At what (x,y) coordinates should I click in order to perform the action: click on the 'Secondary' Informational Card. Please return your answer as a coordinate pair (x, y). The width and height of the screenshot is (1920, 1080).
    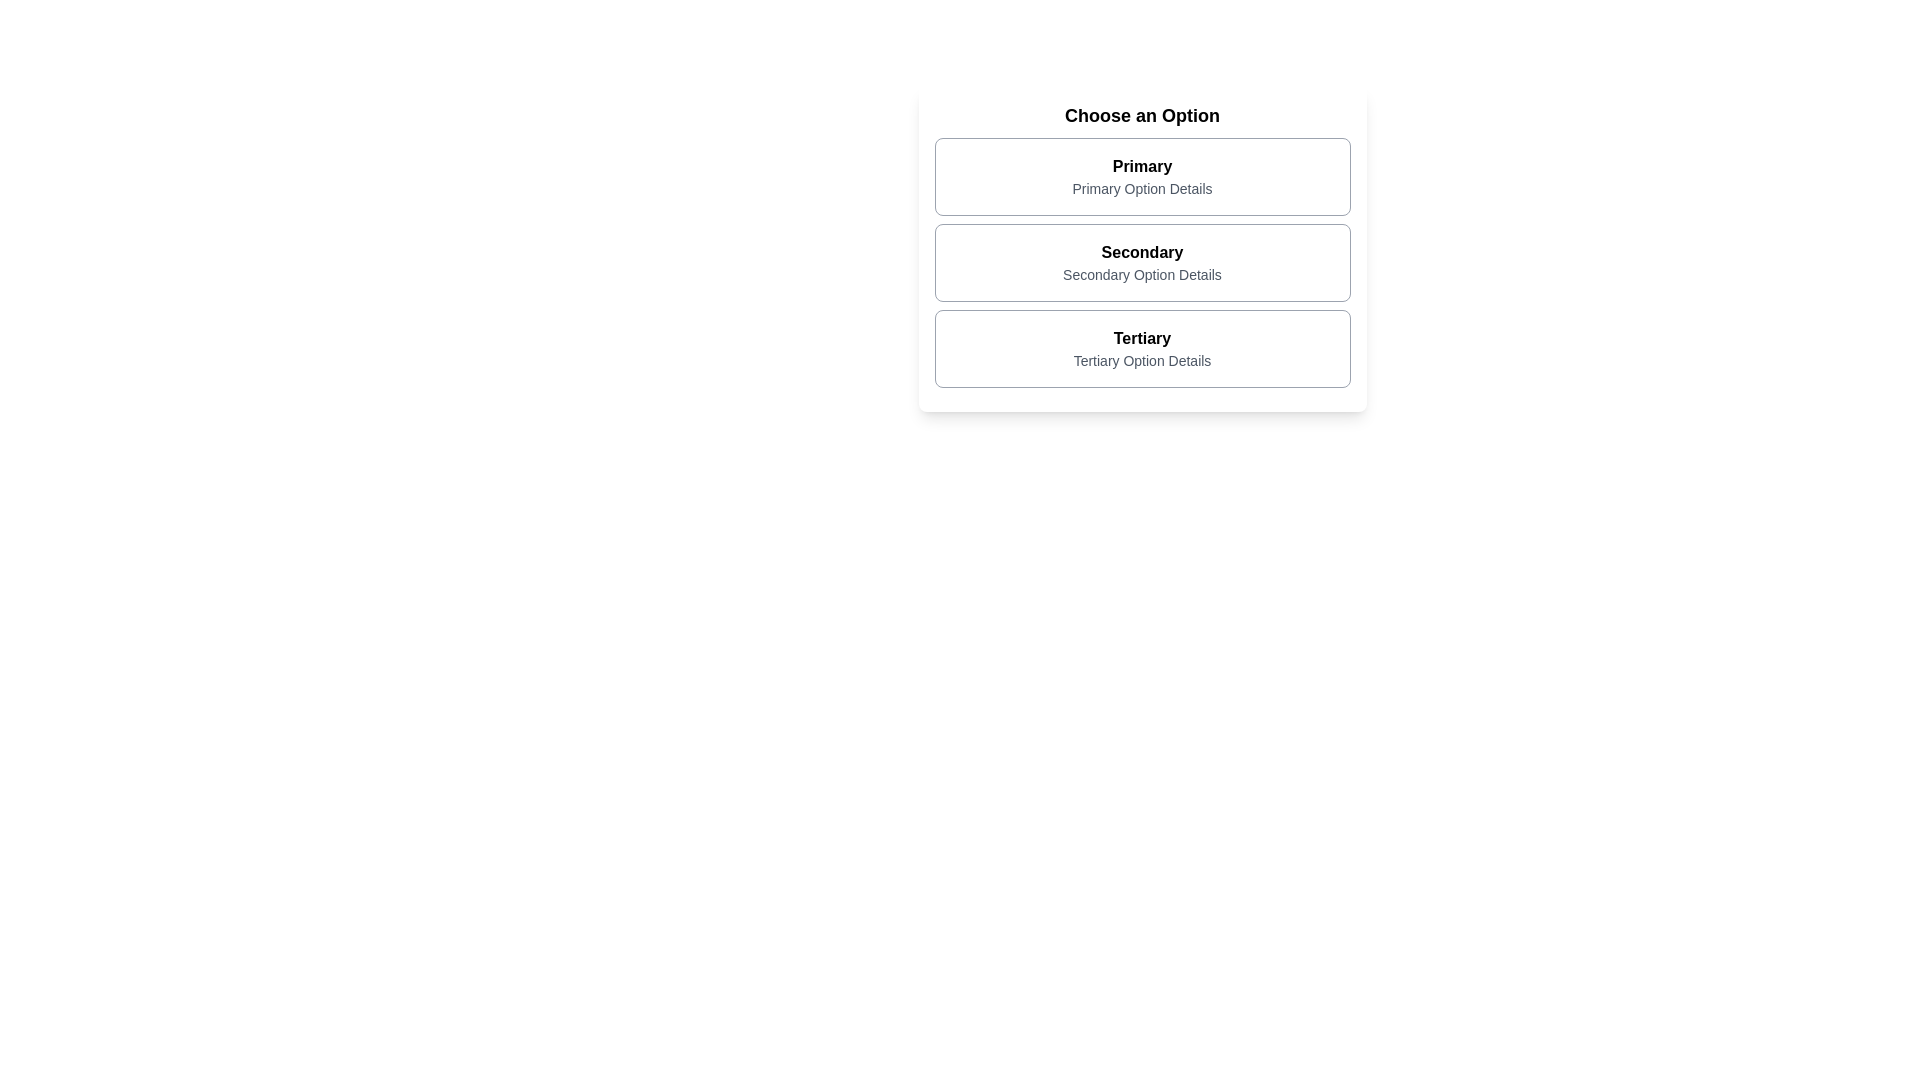
    Looking at the image, I should click on (1142, 248).